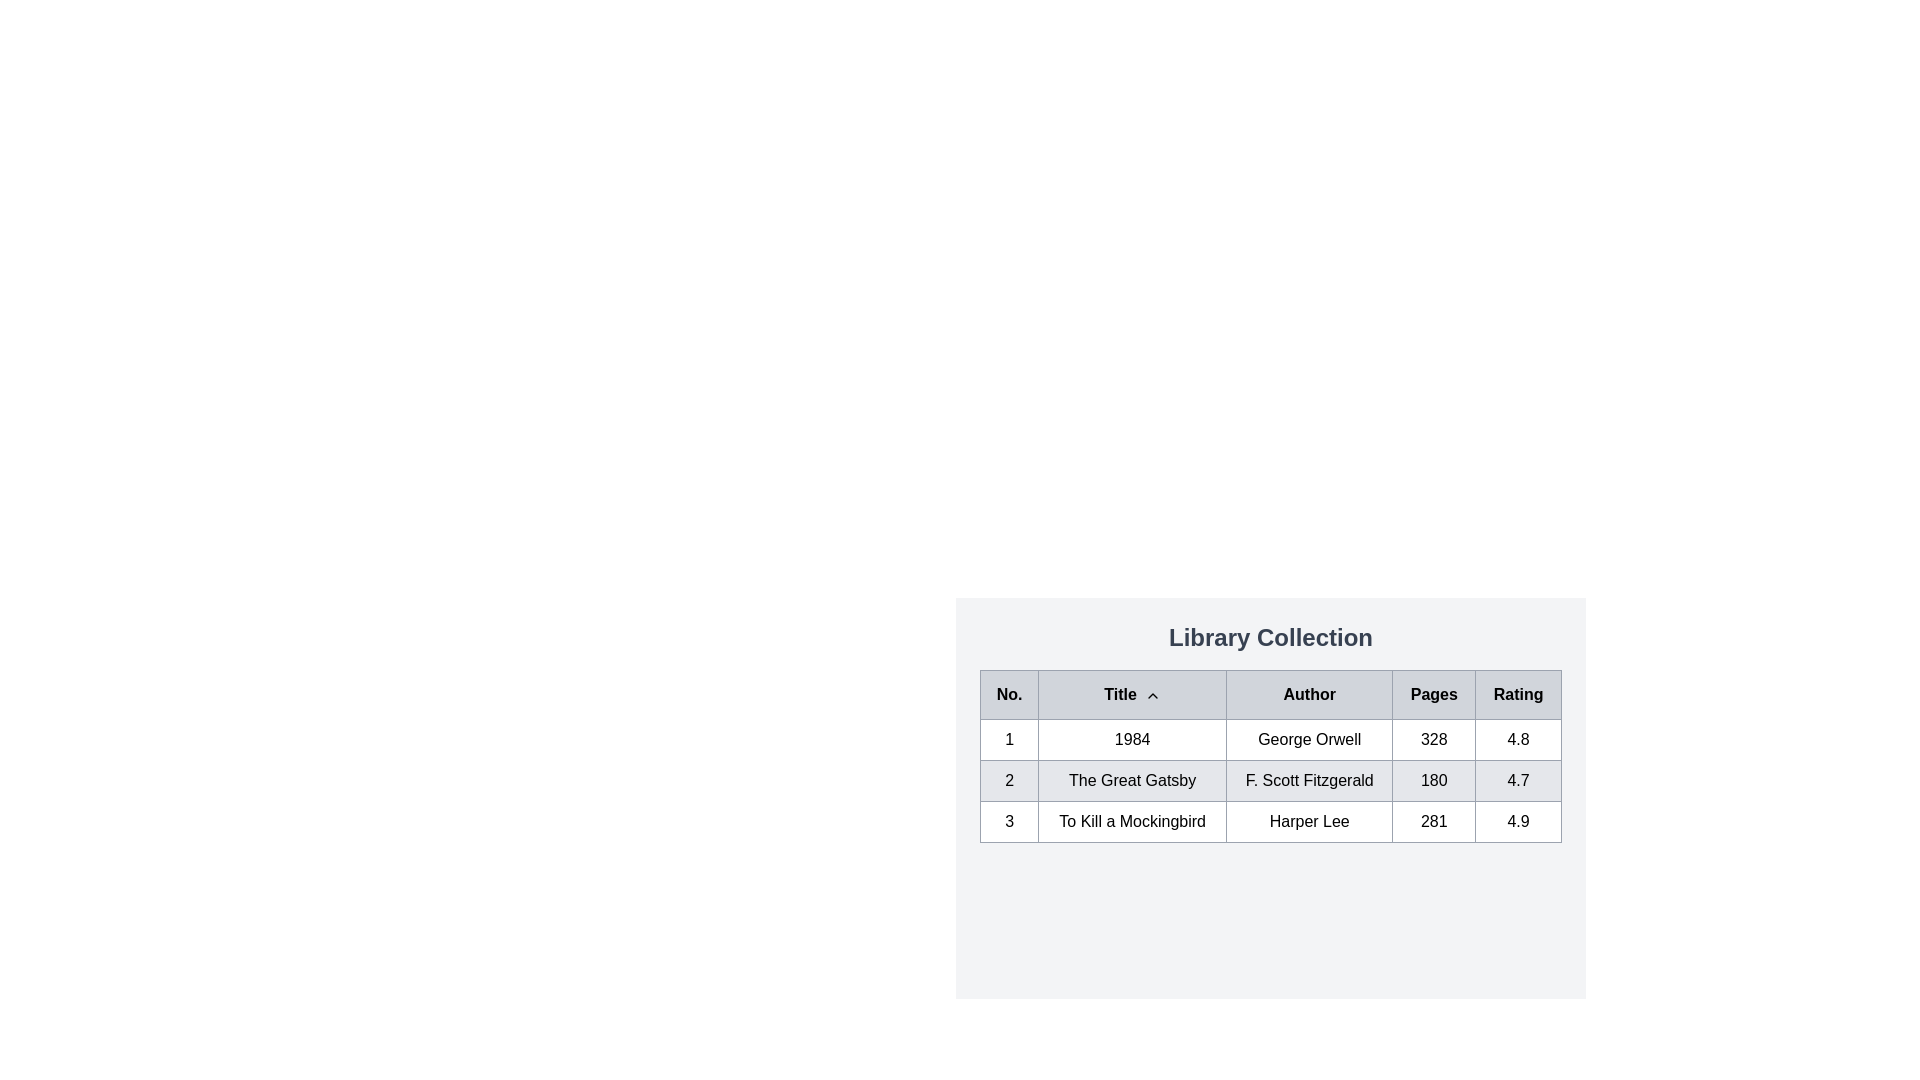 This screenshot has width=1920, height=1080. What do you see at coordinates (1309, 779) in the screenshot?
I see `the table cell indicating the author's name for 'The Great Gatsby', located in the second row under the 'Author' column` at bounding box center [1309, 779].